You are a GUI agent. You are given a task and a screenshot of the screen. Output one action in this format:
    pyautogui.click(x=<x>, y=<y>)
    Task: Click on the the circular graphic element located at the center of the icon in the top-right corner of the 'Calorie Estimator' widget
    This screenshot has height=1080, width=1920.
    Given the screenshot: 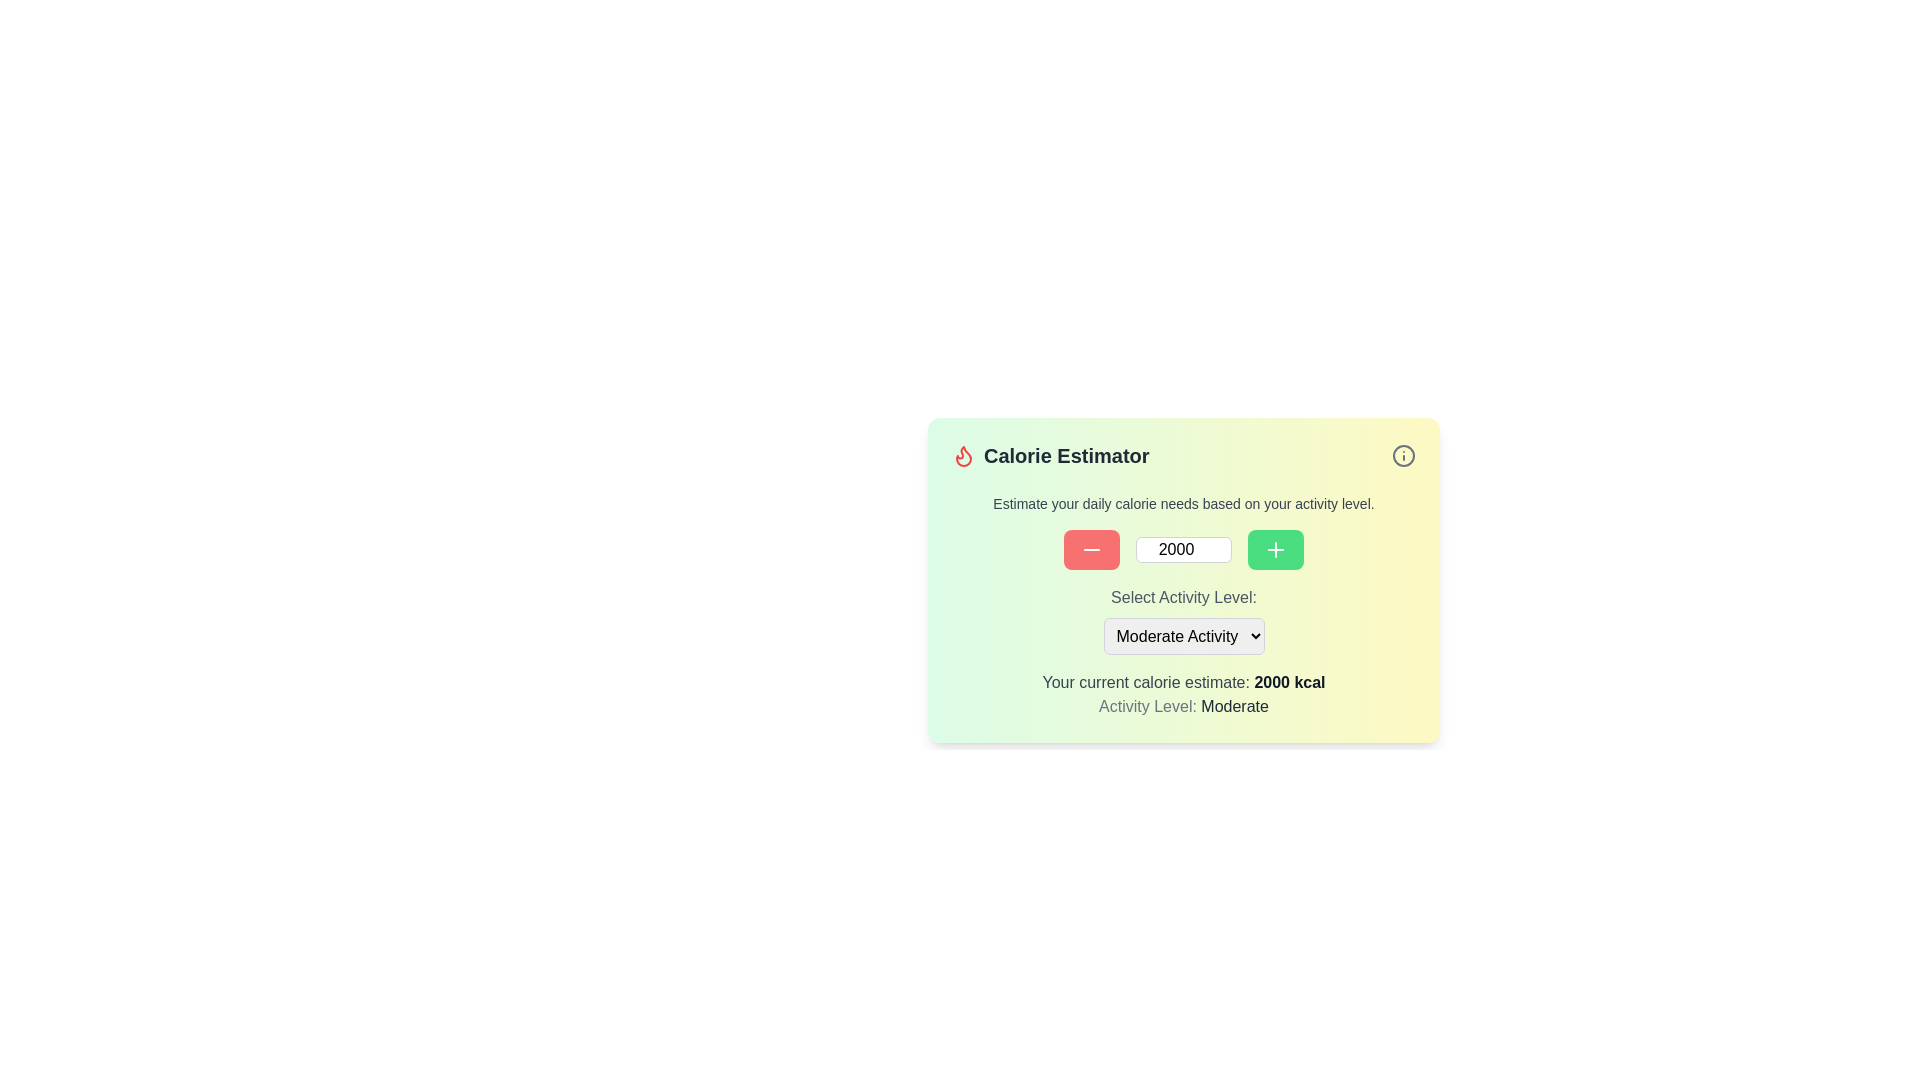 What is the action you would take?
    pyautogui.click(x=1402, y=455)
    